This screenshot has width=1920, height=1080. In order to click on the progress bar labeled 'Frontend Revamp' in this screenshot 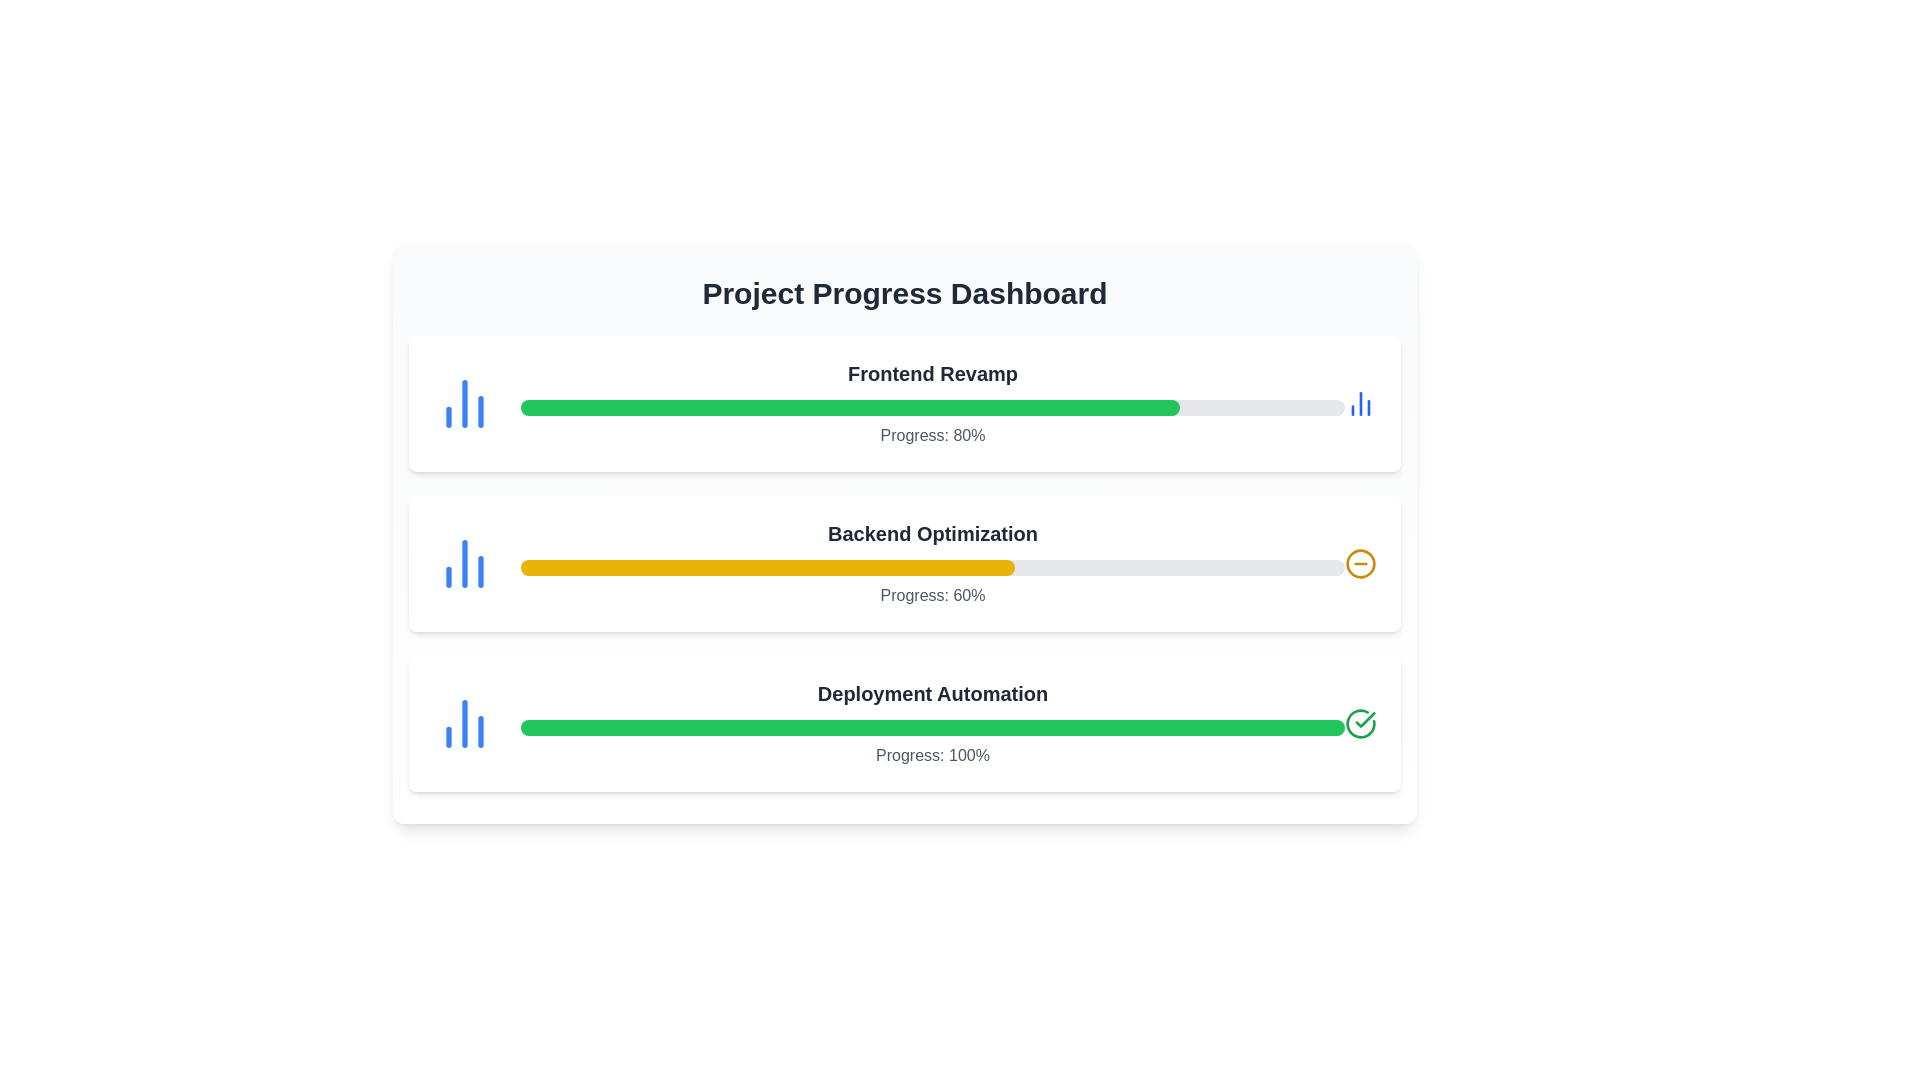, I will do `click(931, 404)`.